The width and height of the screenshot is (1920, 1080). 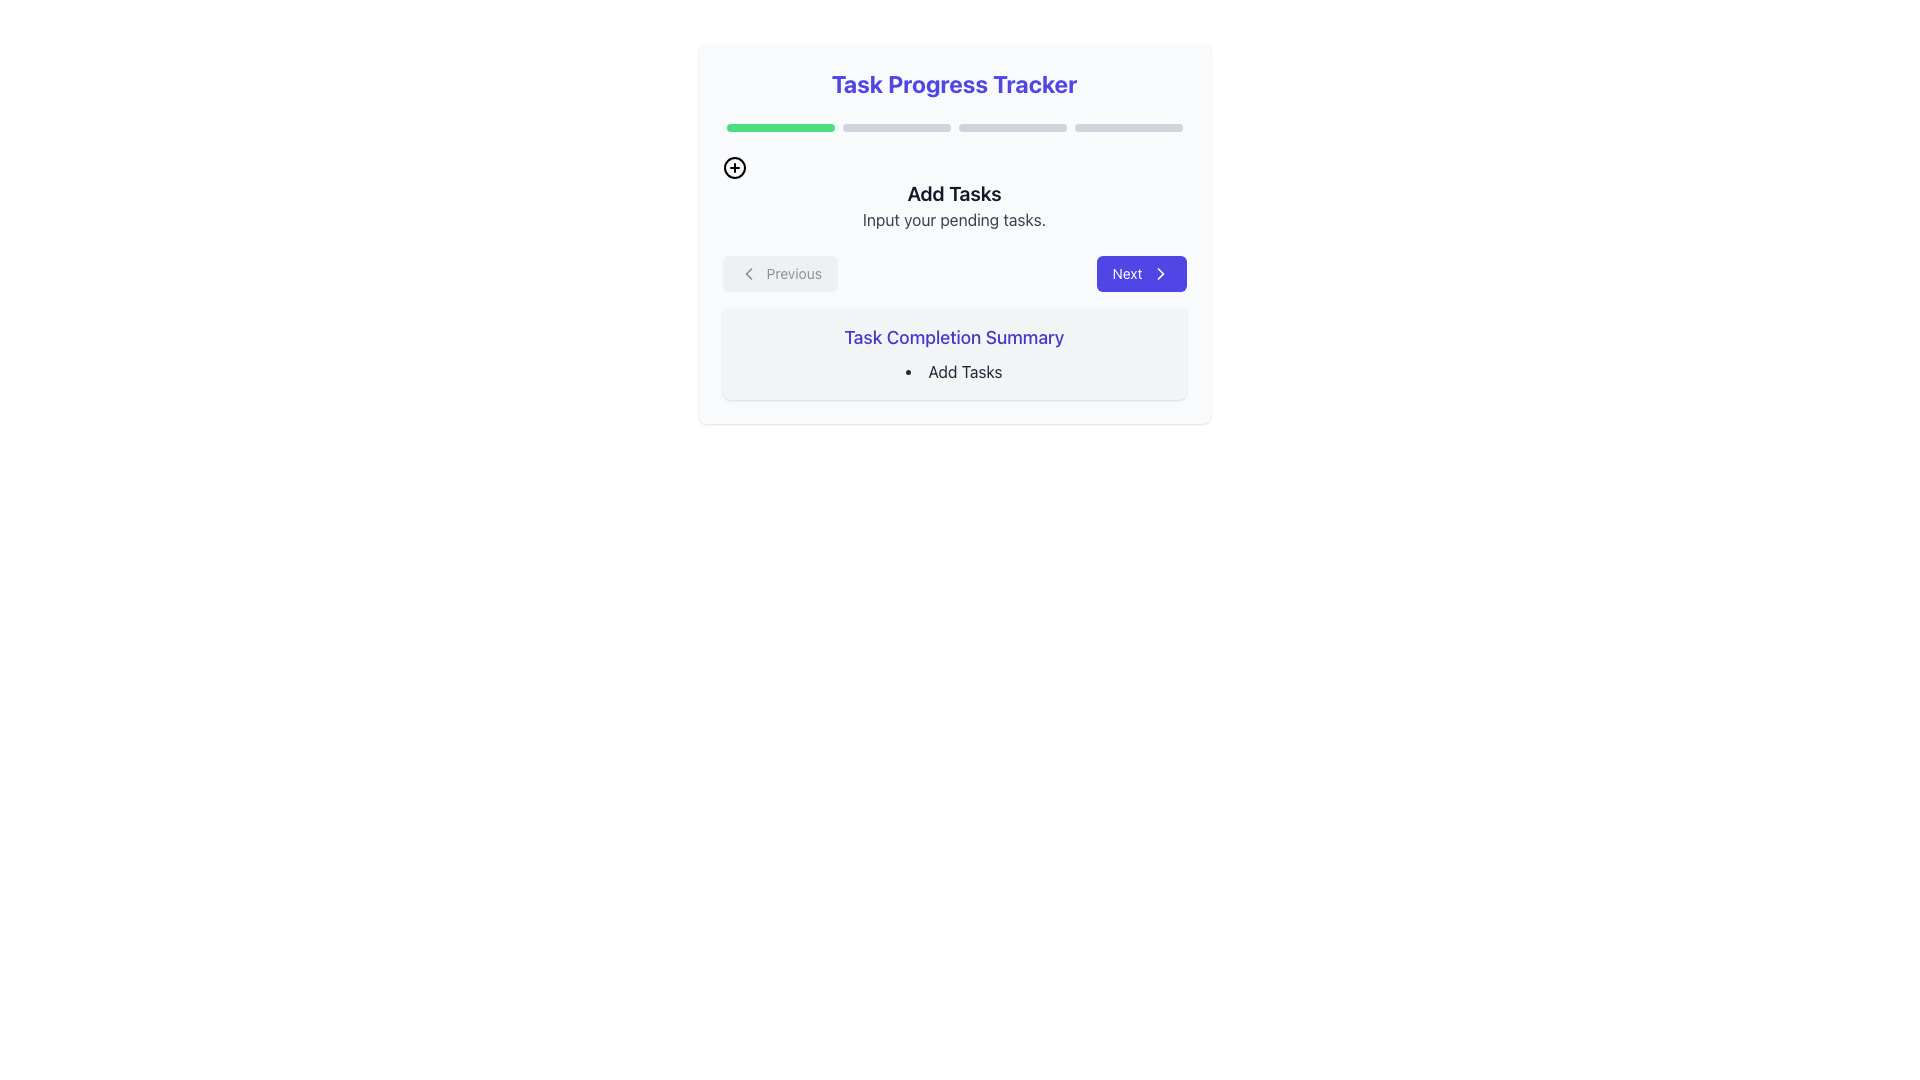 I want to click on the 'Add Tasks' button located in the upper-left corner of the task-related information group, so click(x=733, y=167).